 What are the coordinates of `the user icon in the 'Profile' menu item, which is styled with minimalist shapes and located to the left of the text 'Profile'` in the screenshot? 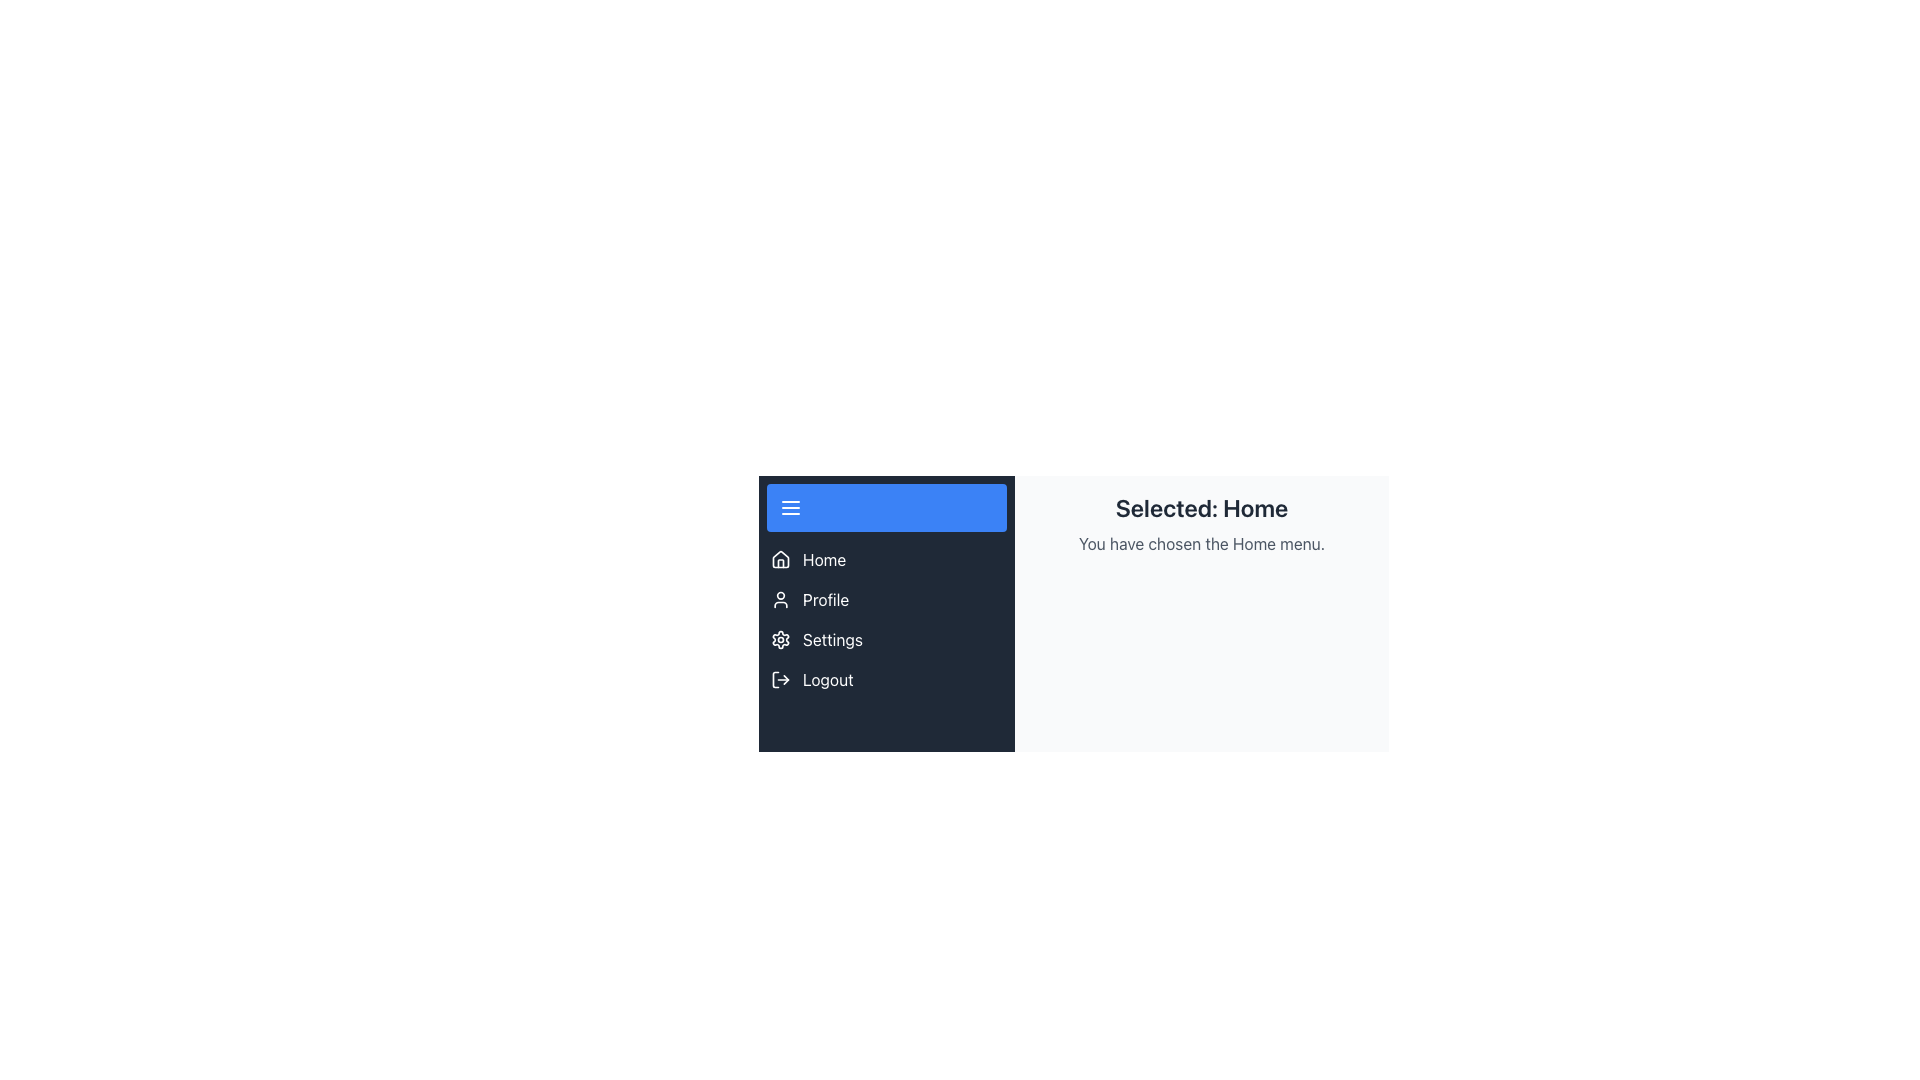 It's located at (780, 599).